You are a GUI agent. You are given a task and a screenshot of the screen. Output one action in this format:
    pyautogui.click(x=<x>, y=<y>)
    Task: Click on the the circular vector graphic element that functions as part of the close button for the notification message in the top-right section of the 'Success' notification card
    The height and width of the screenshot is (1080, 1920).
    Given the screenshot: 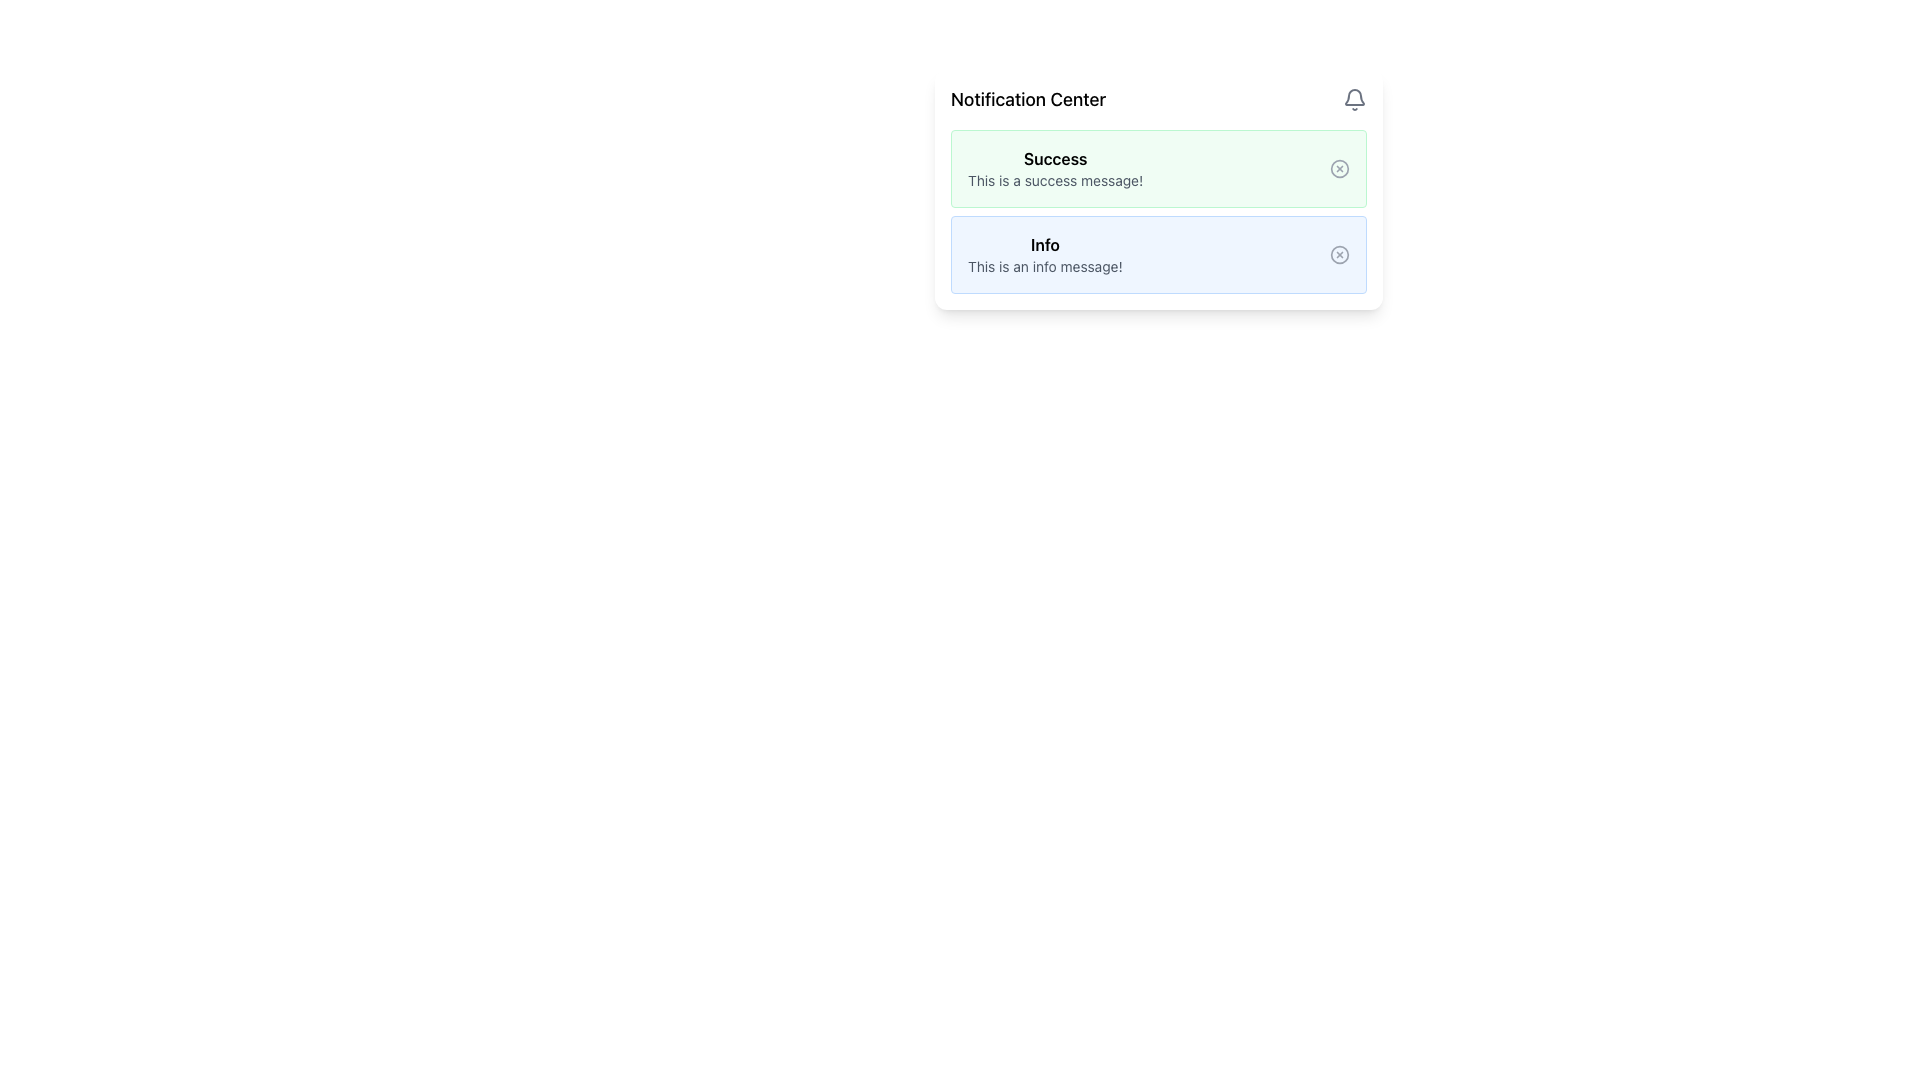 What is the action you would take?
    pyautogui.click(x=1339, y=168)
    